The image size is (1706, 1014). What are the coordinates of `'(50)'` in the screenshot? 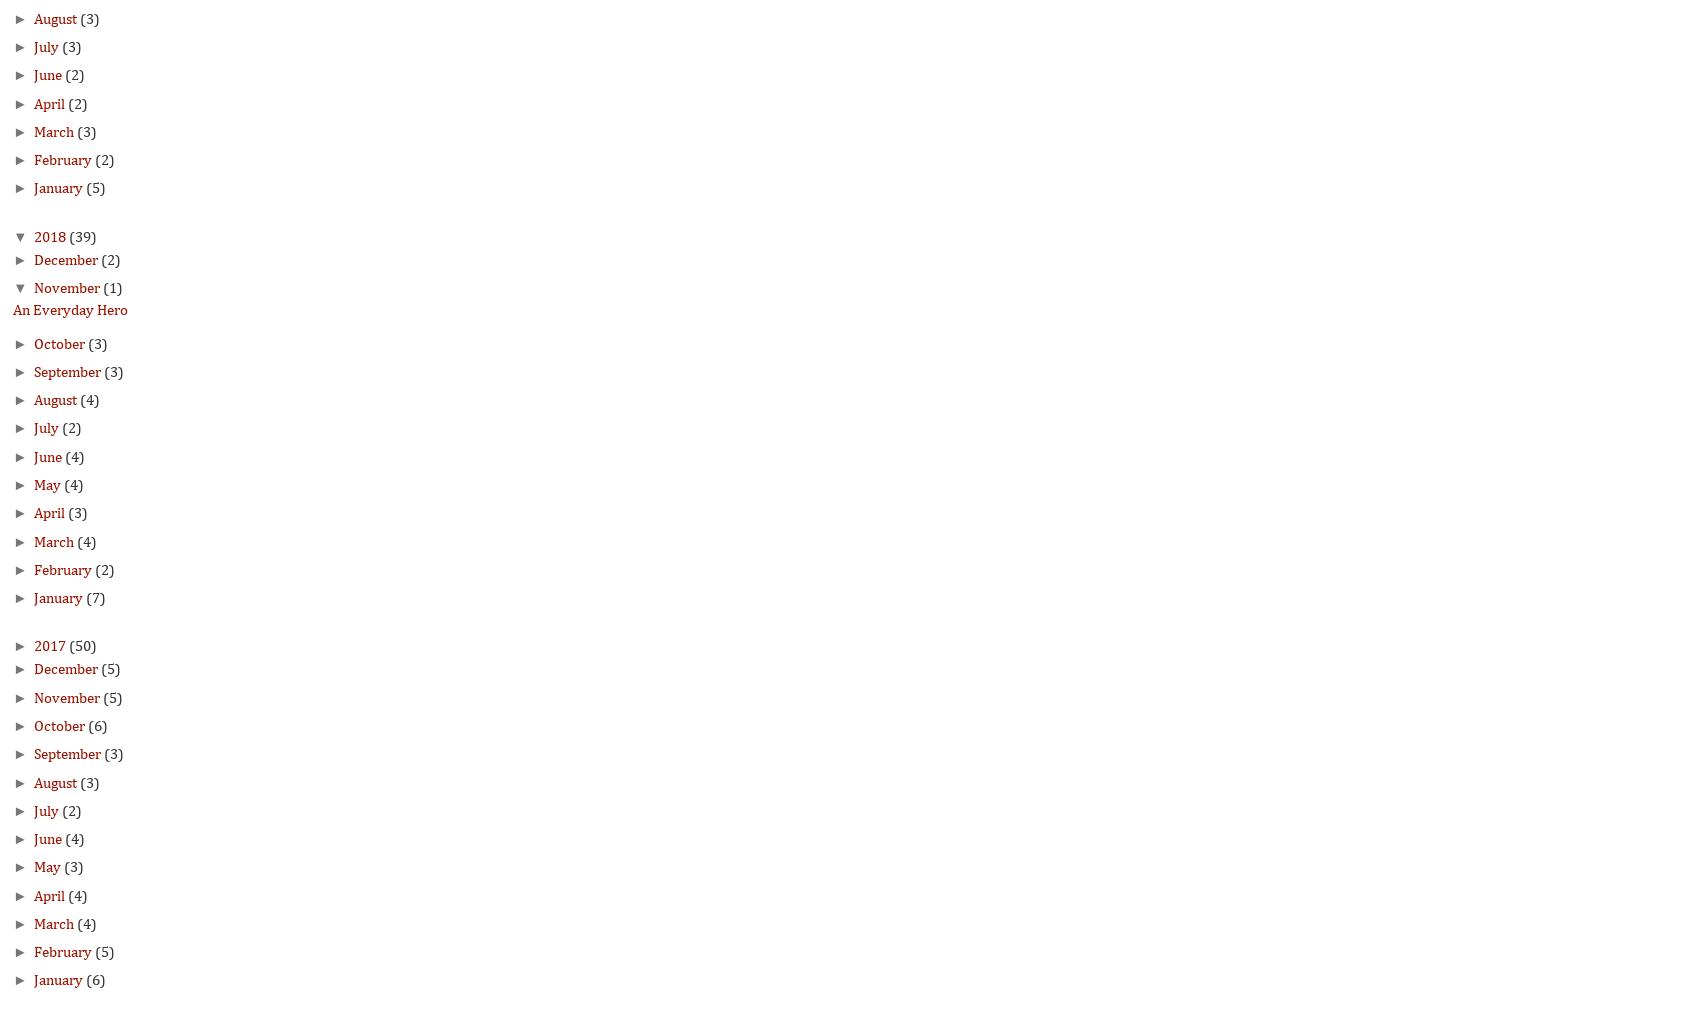 It's located at (68, 647).